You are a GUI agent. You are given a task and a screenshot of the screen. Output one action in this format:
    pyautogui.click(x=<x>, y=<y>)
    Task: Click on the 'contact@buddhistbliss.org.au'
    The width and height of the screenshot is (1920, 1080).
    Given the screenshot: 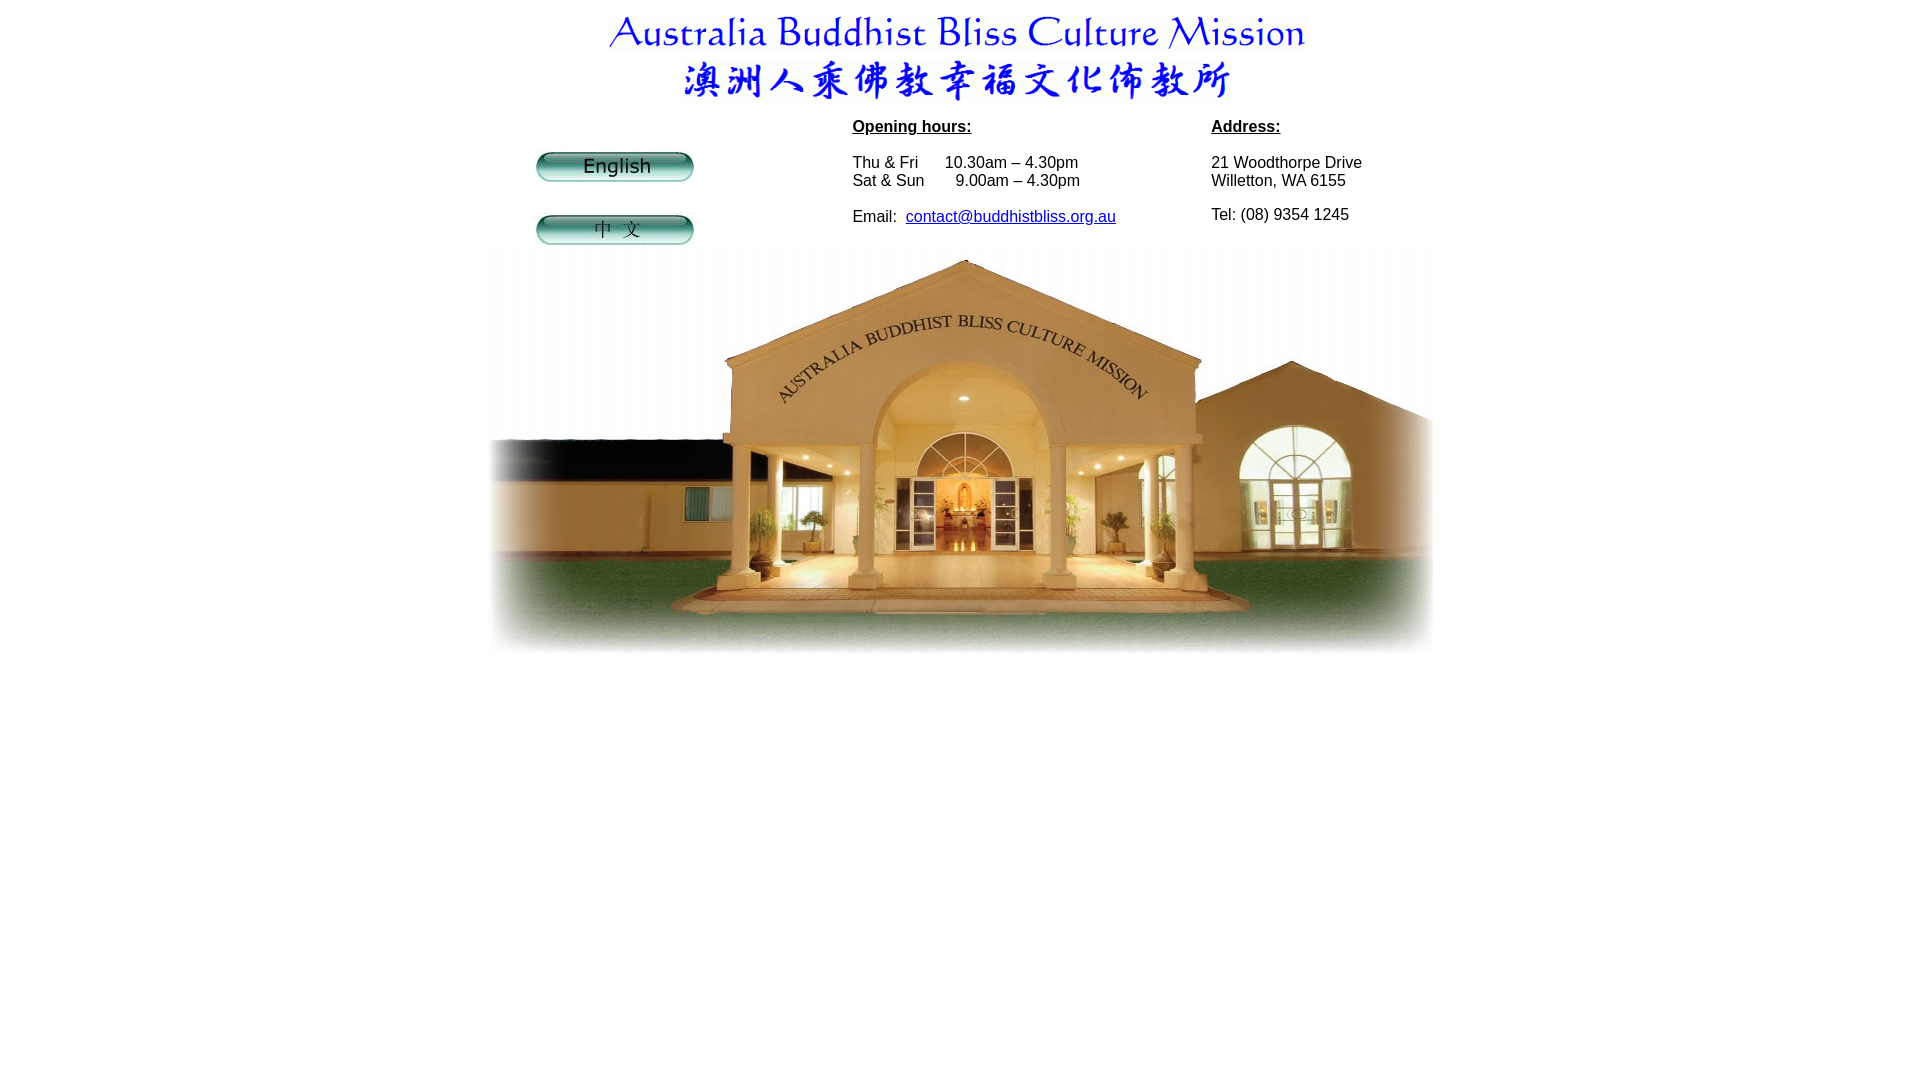 What is the action you would take?
    pyautogui.click(x=1011, y=216)
    